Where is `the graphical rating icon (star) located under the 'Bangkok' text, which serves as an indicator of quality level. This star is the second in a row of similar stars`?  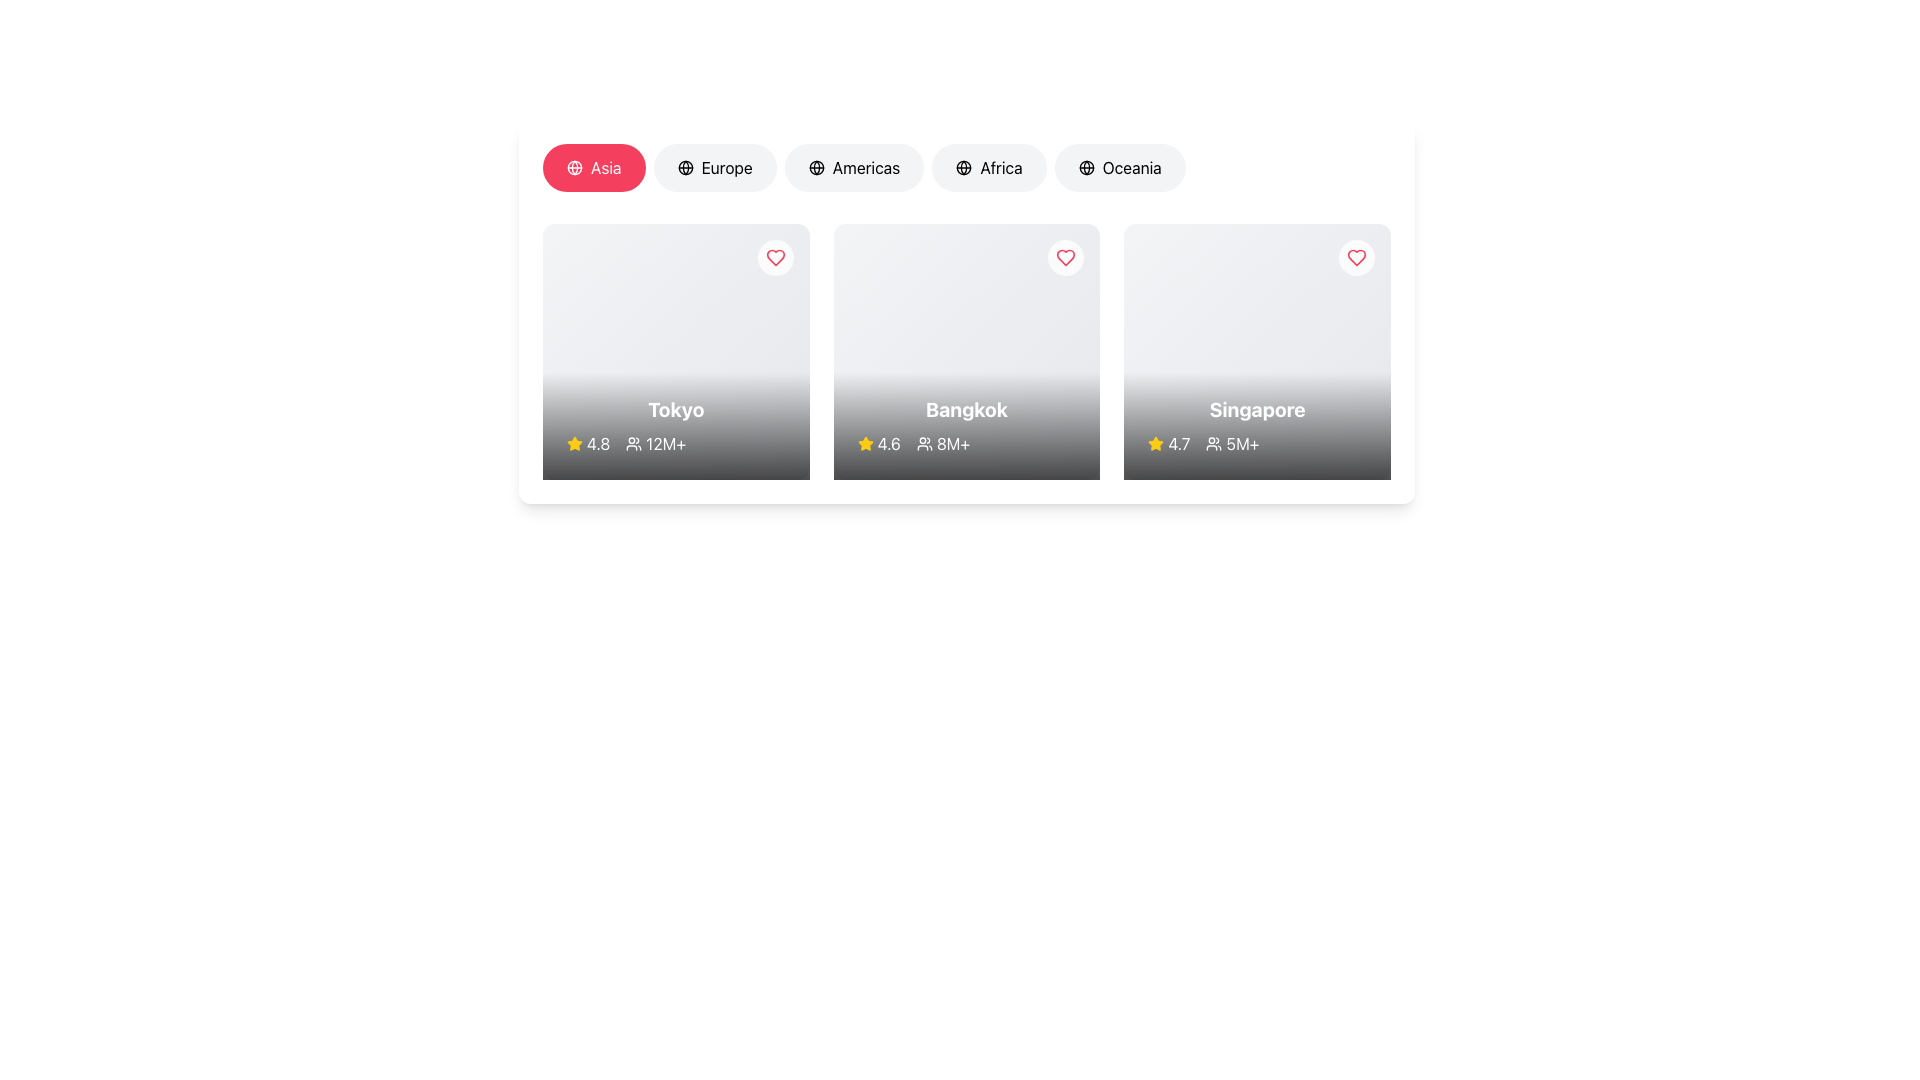
the graphical rating icon (star) located under the 'Bangkok' text, which serves as an indicator of quality level. This star is the second in a row of similar stars is located at coordinates (1156, 442).